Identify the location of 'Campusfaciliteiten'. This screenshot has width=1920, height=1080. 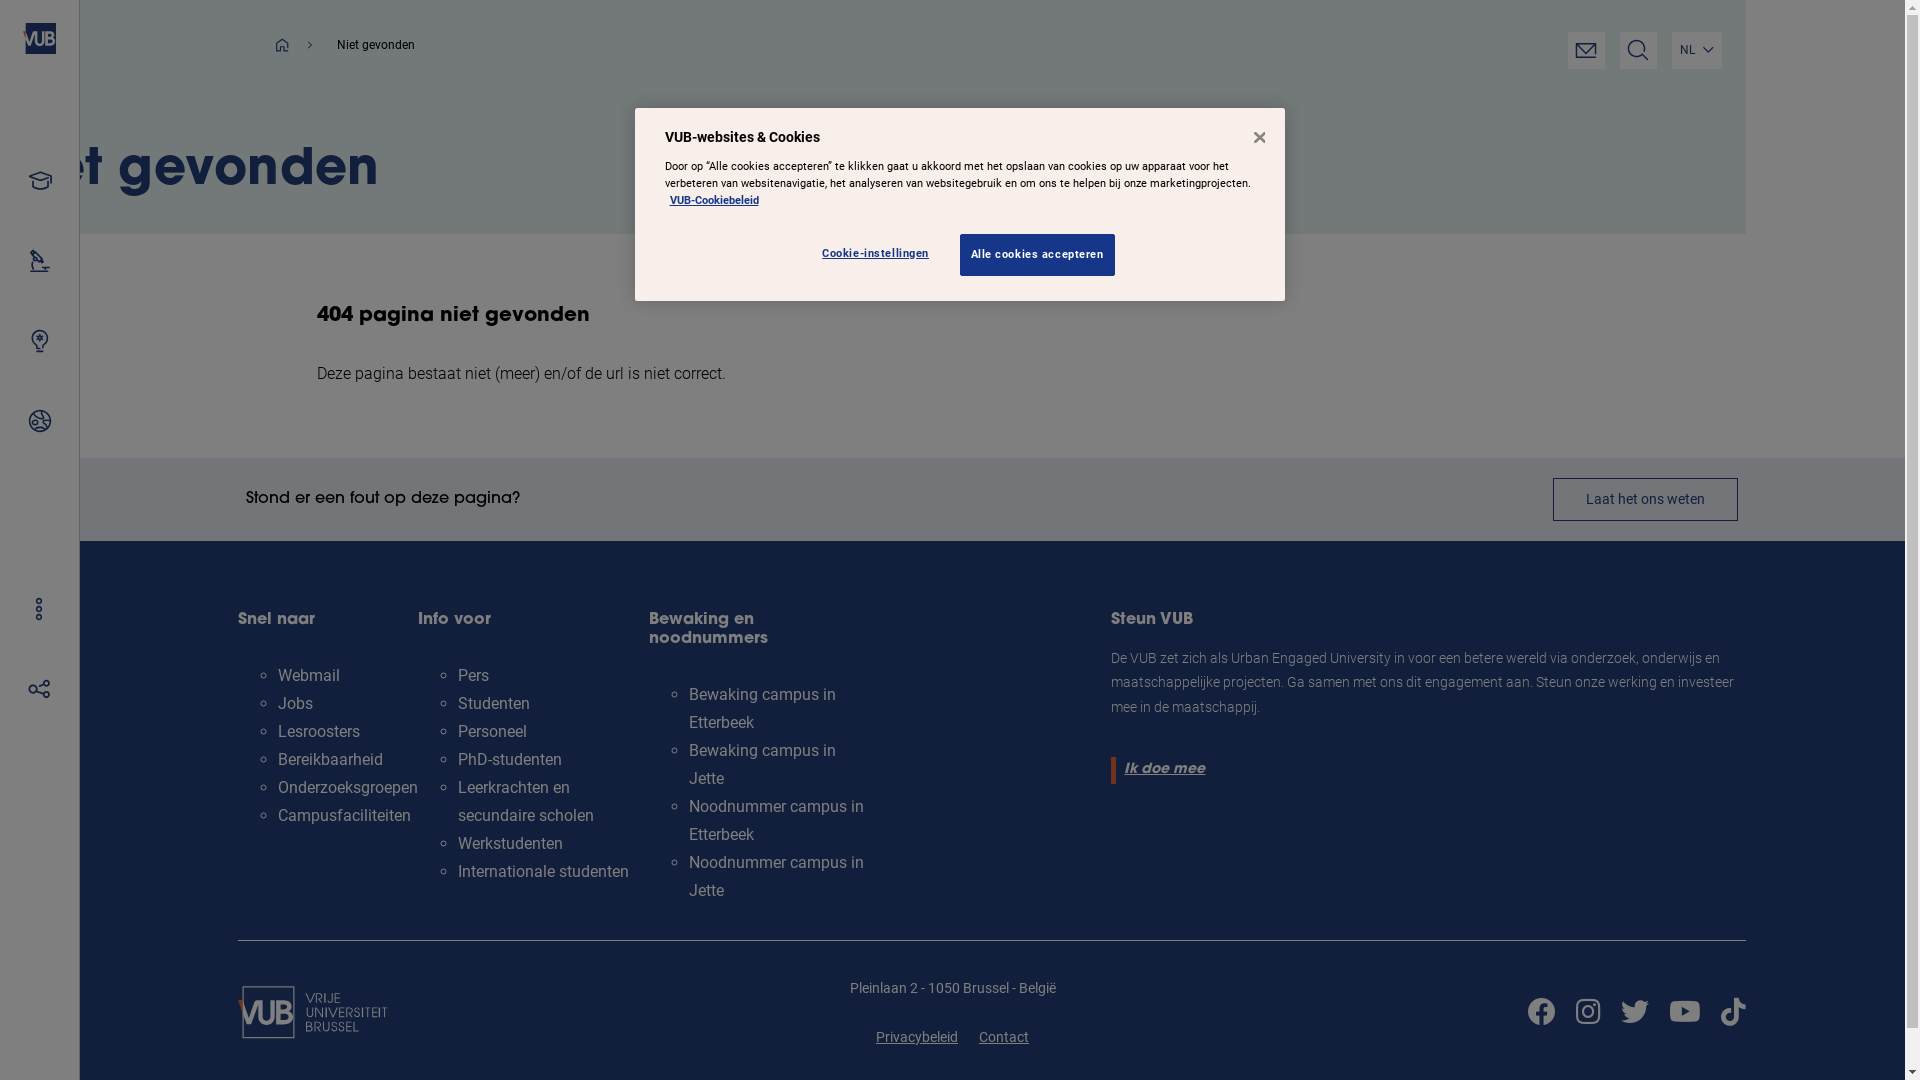
(344, 815).